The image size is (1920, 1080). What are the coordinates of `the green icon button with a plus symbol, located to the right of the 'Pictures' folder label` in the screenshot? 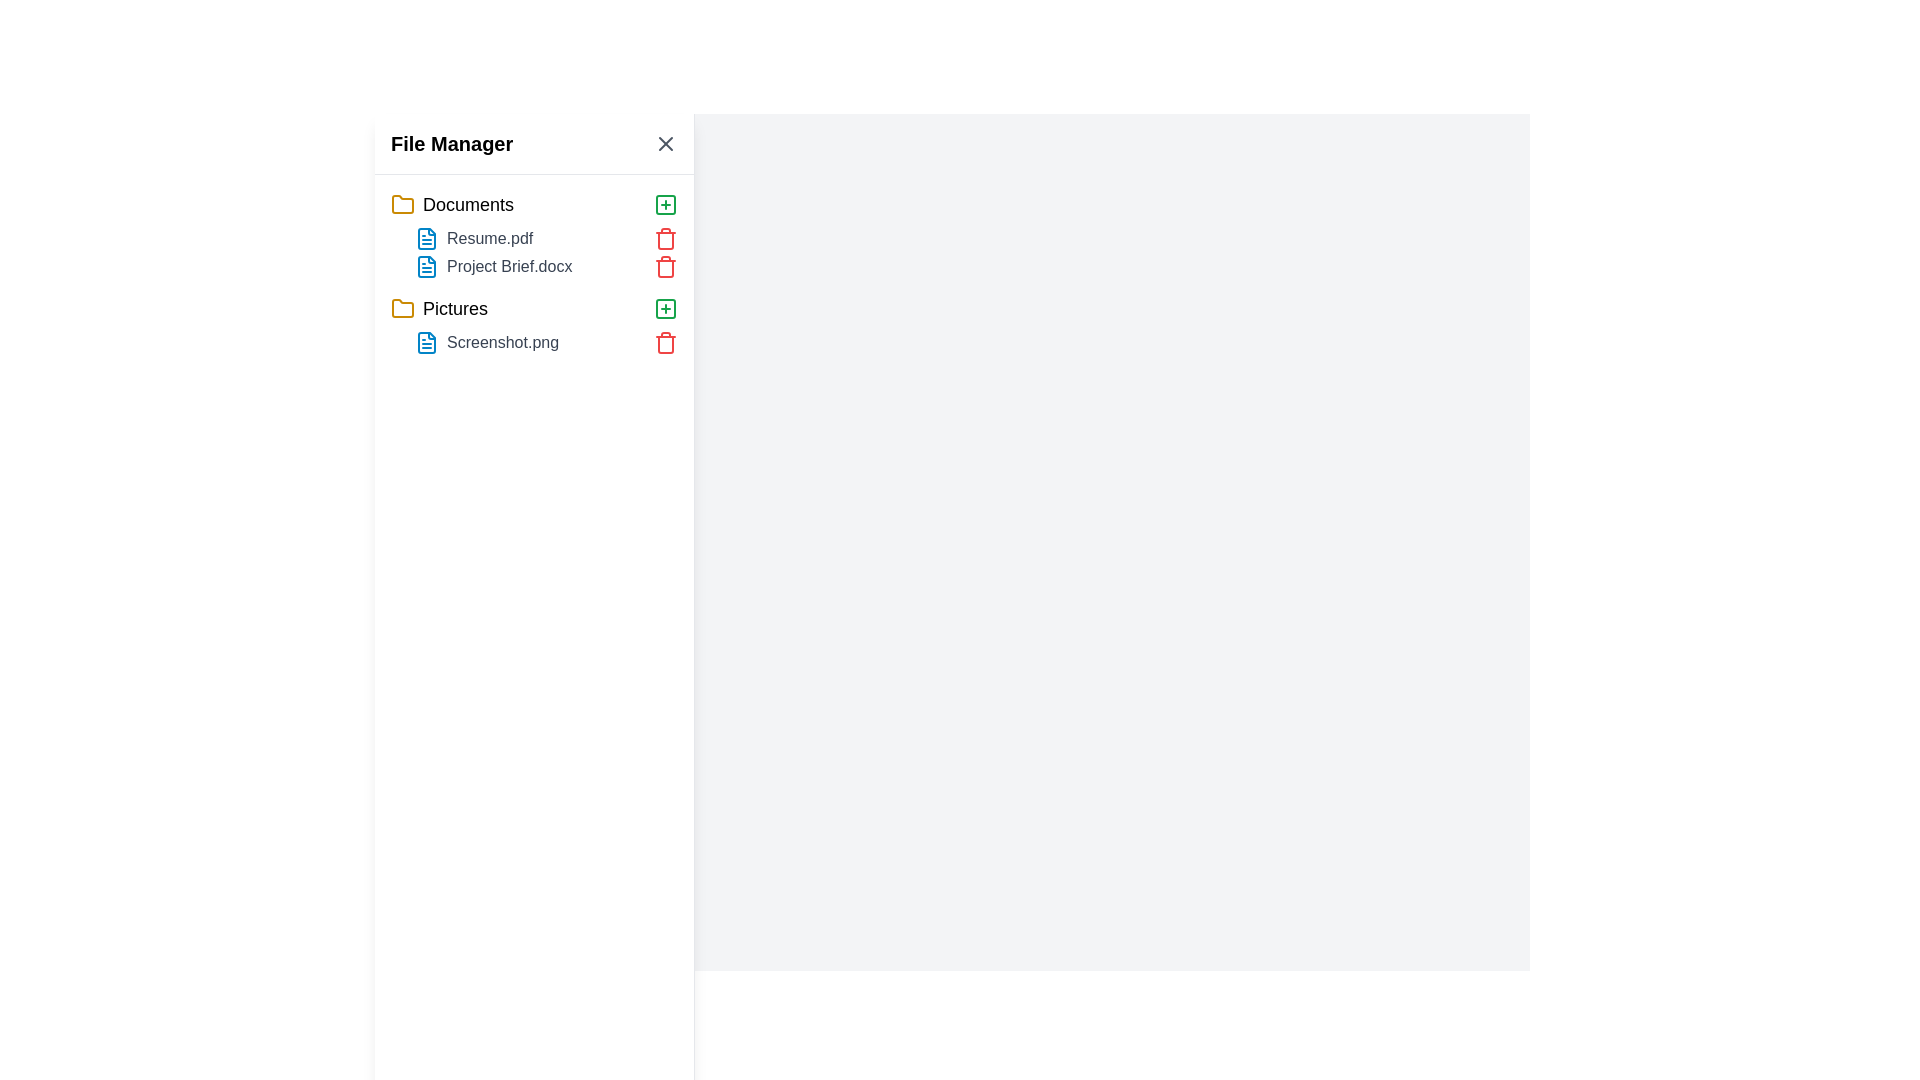 It's located at (666, 308).